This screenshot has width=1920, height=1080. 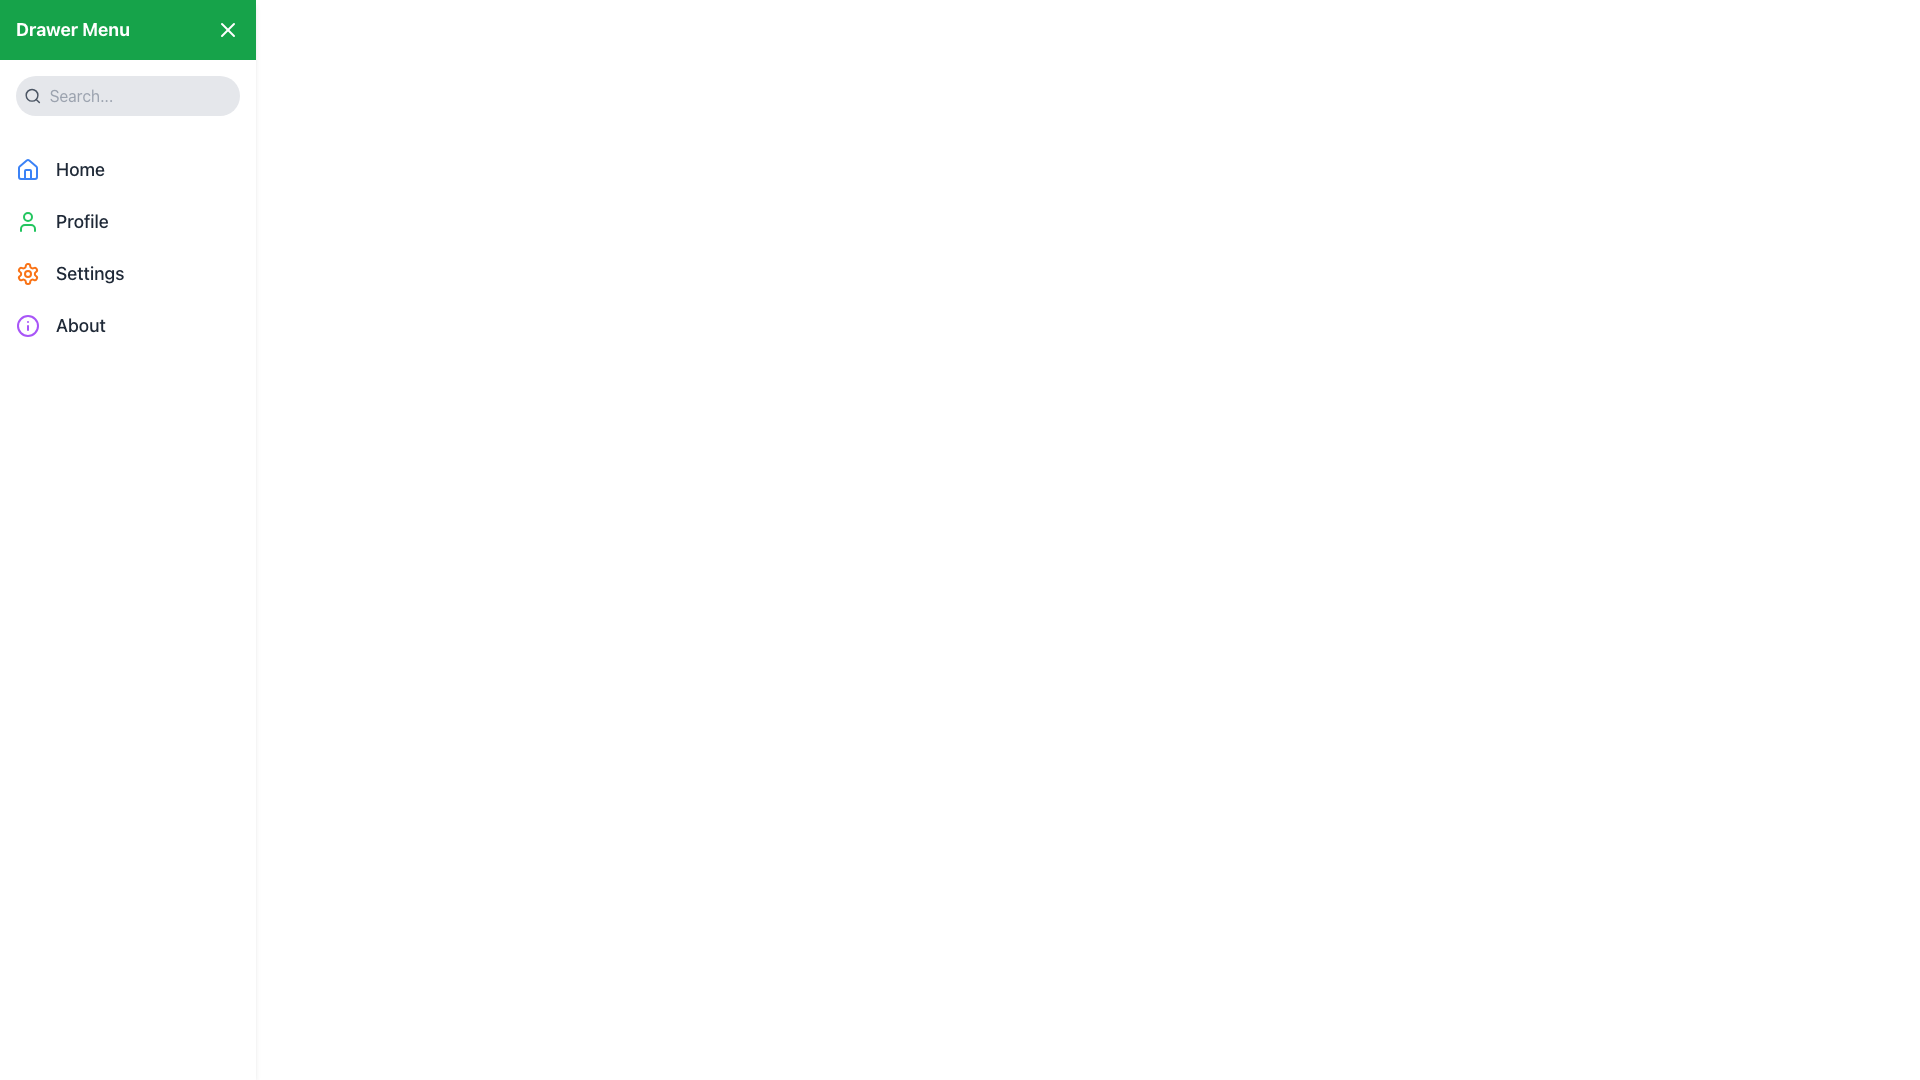 I want to click on the 'Close' button located in the top-right corner of the 'Drawer Menu' green bar, so click(x=227, y=30).